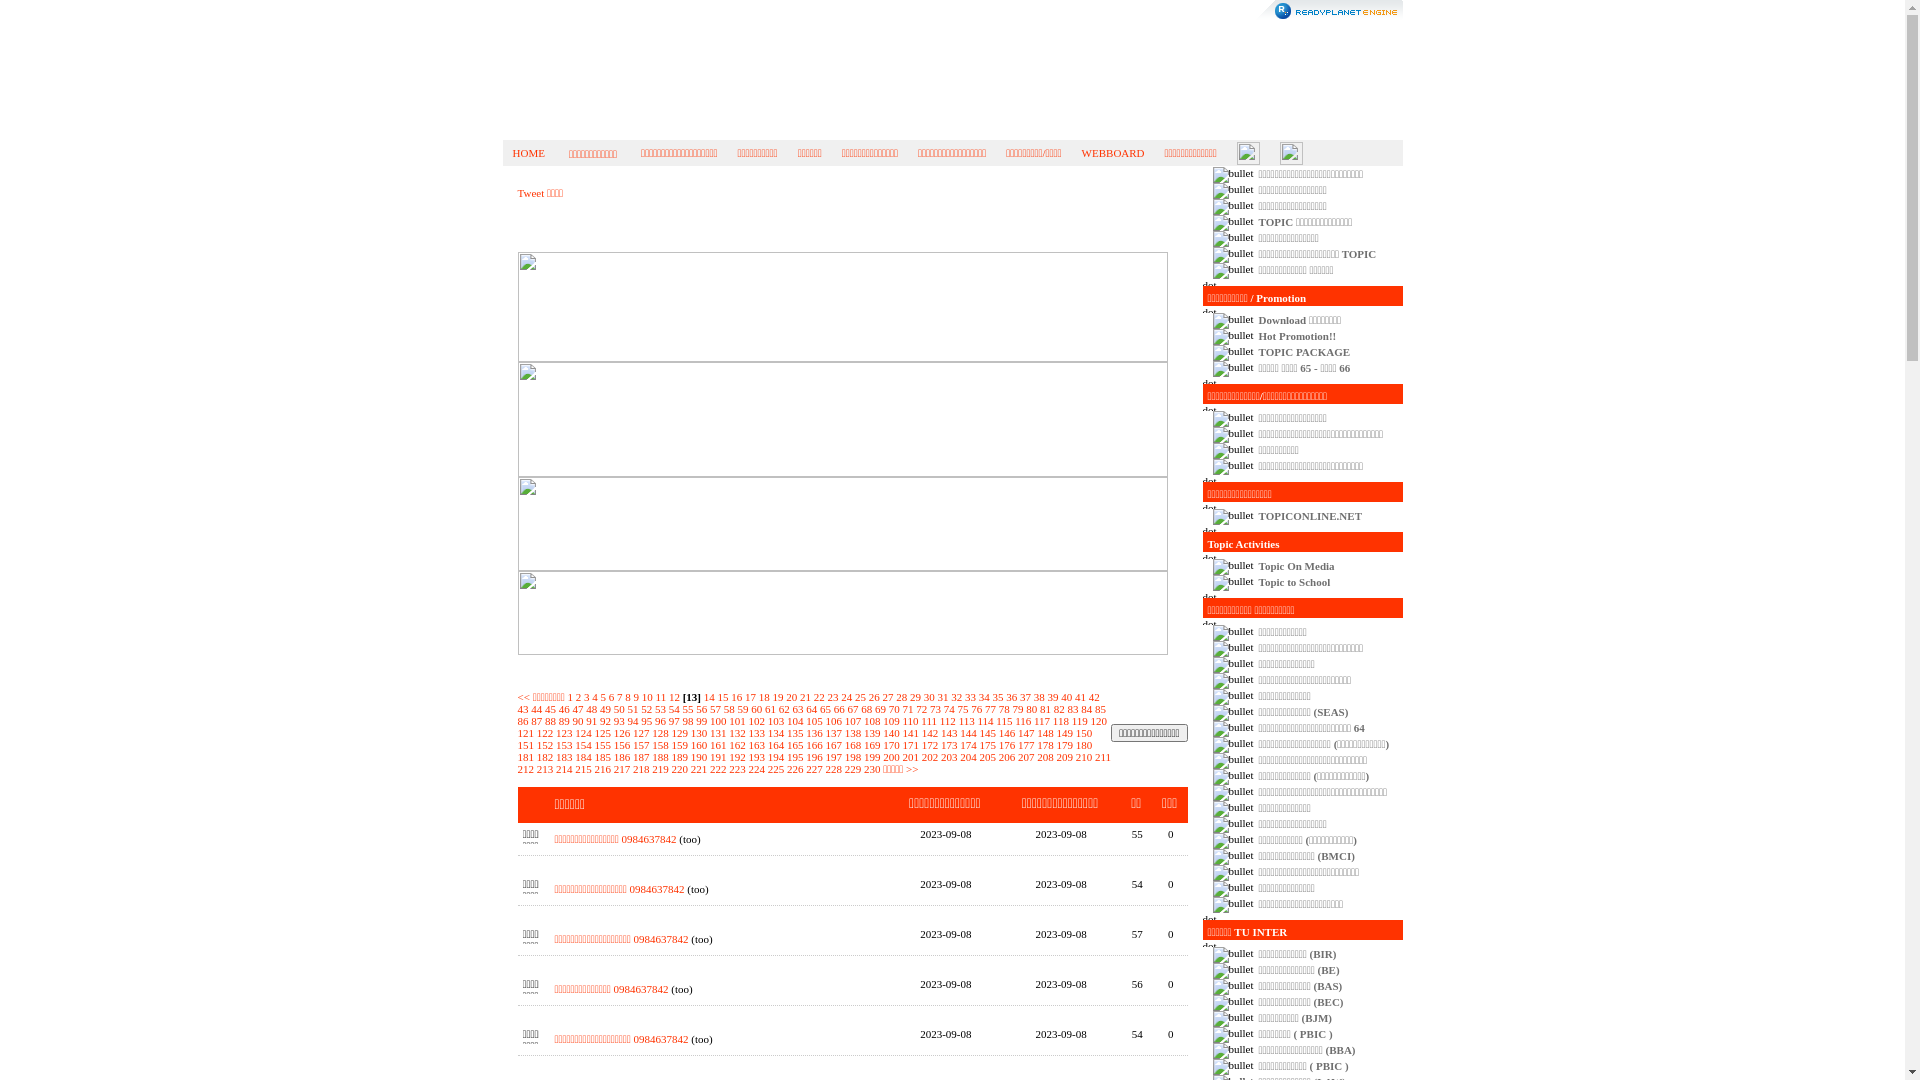 This screenshot has height=1080, width=1920. Describe the element at coordinates (718, 756) in the screenshot. I see `'191'` at that location.